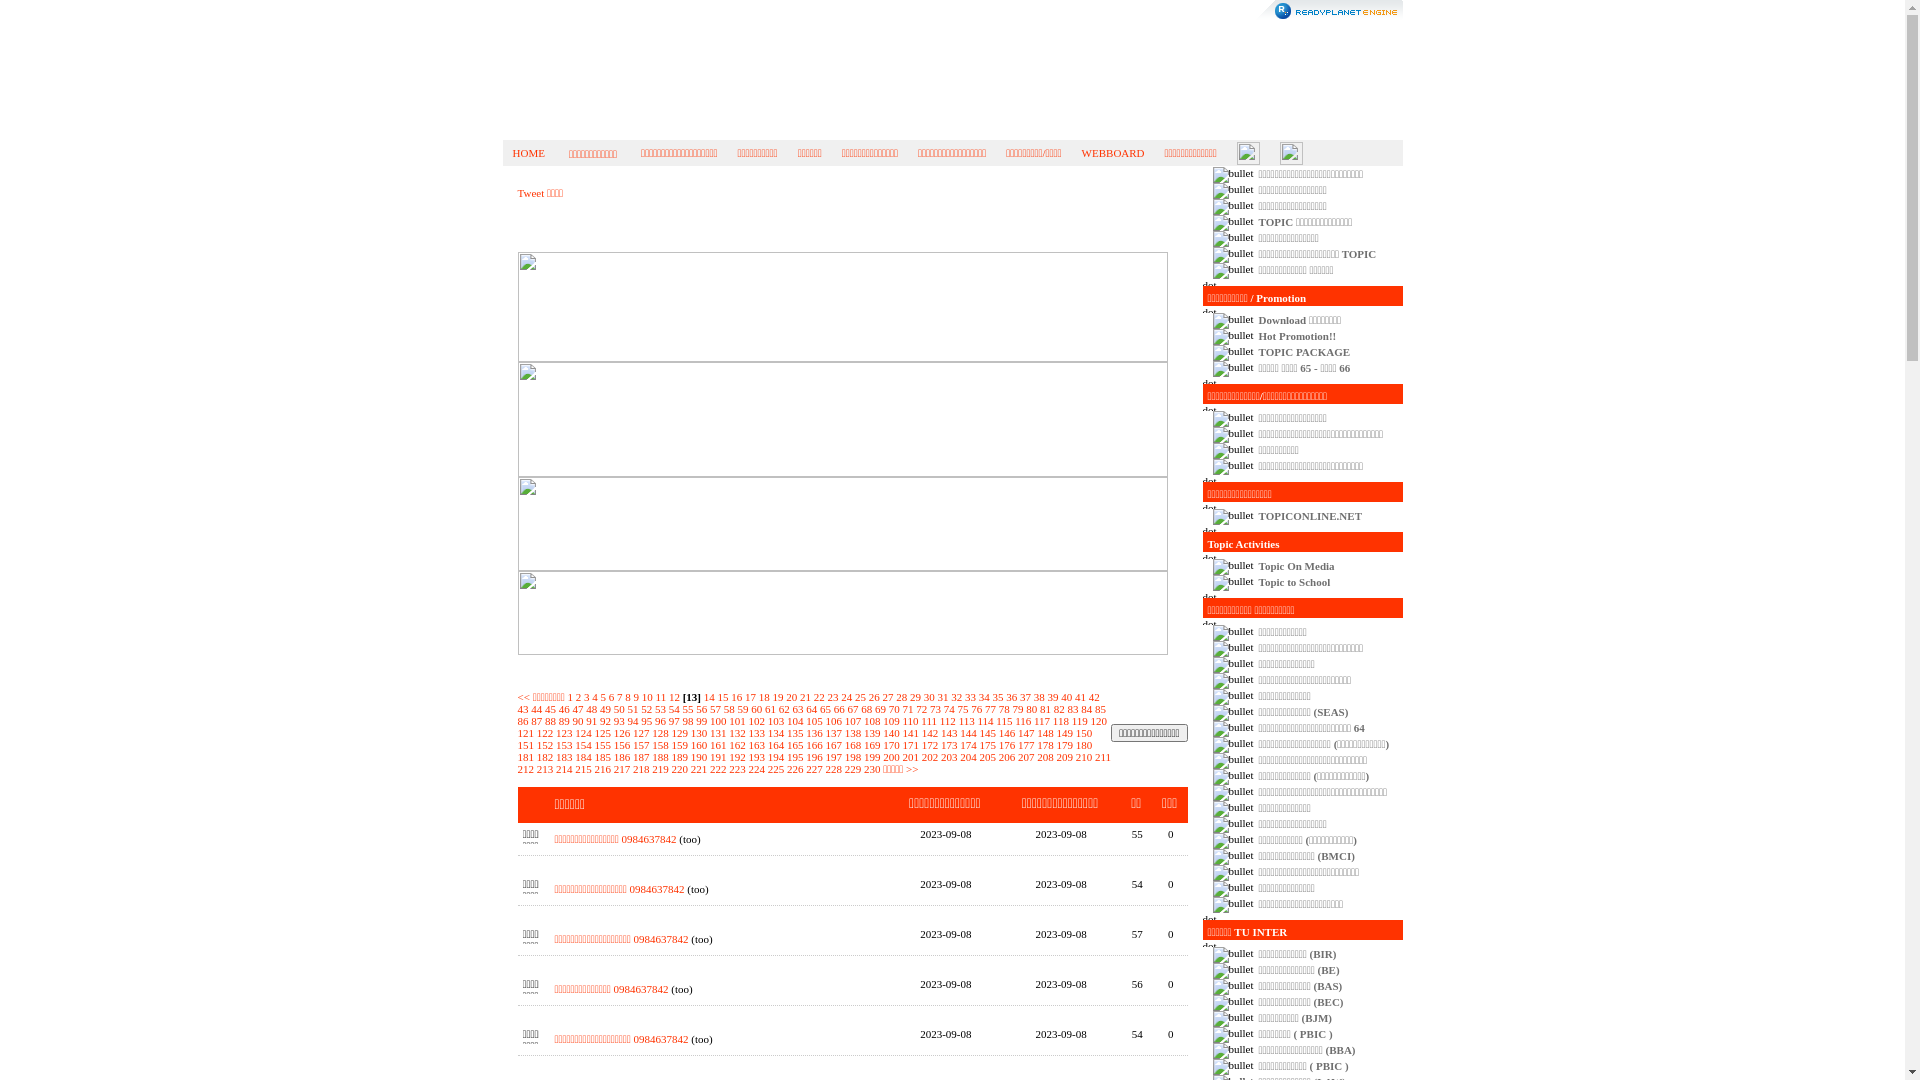 This screenshot has height=1080, width=1920. Describe the element at coordinates (718, 756) in the screenshot. I see `'191'` at that location.